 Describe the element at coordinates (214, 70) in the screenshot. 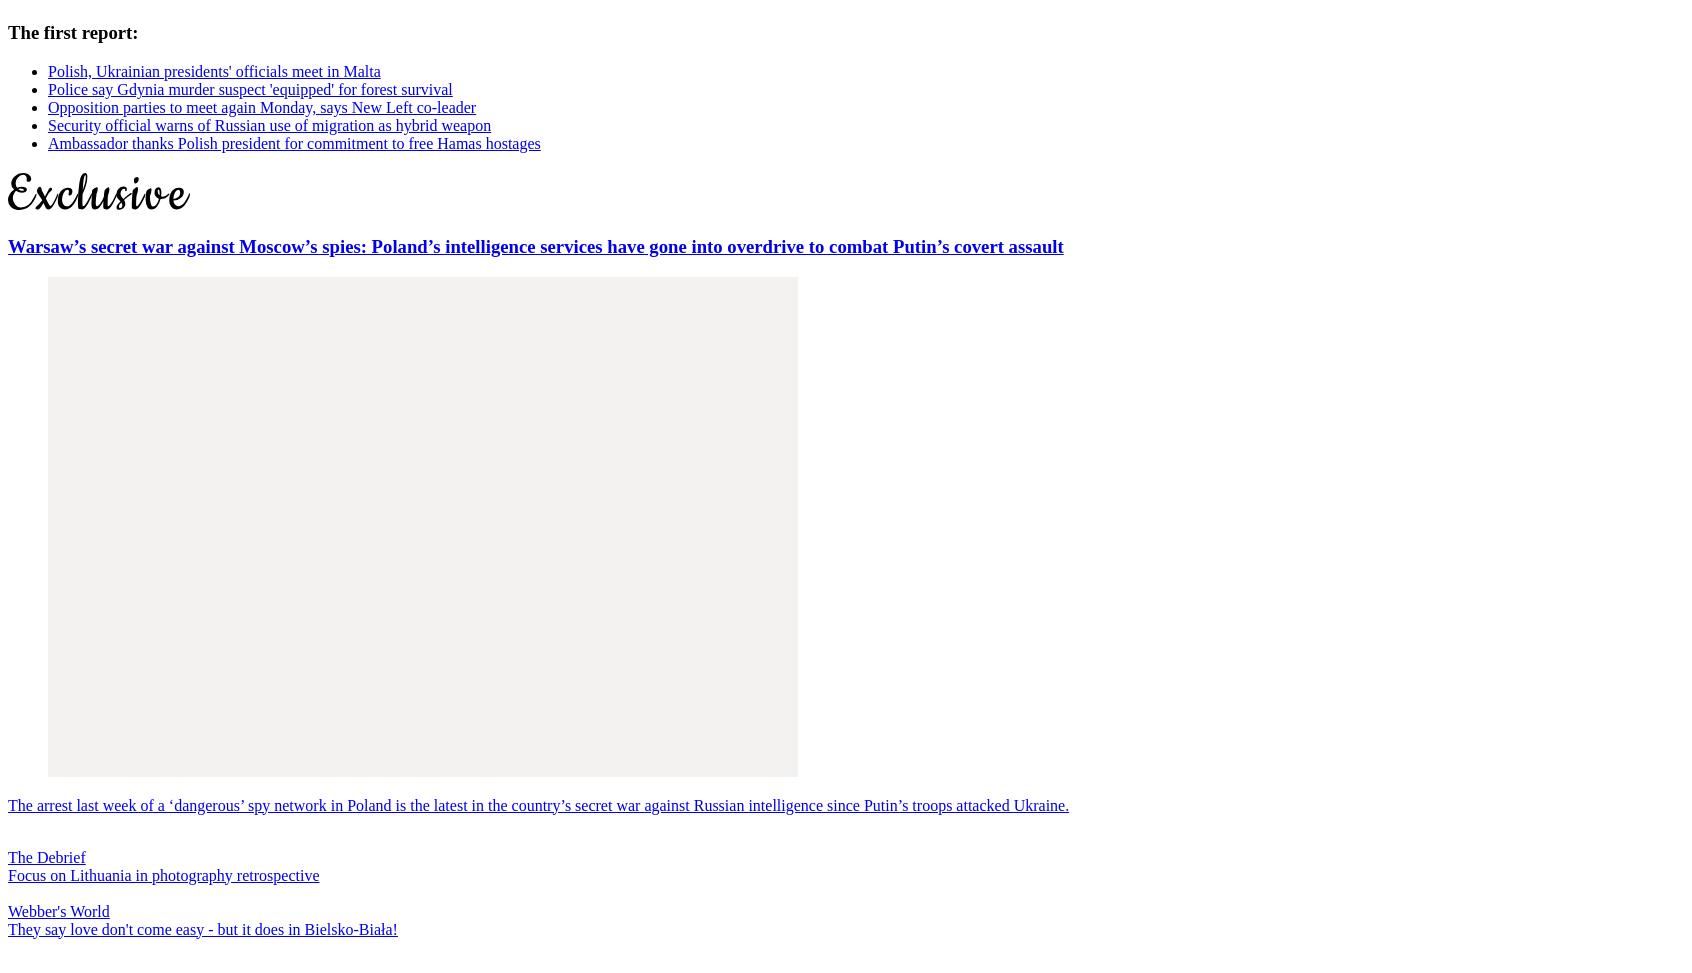

I see `'Polish, Ukrainian presidents' officials meet in Malta'` at that location.